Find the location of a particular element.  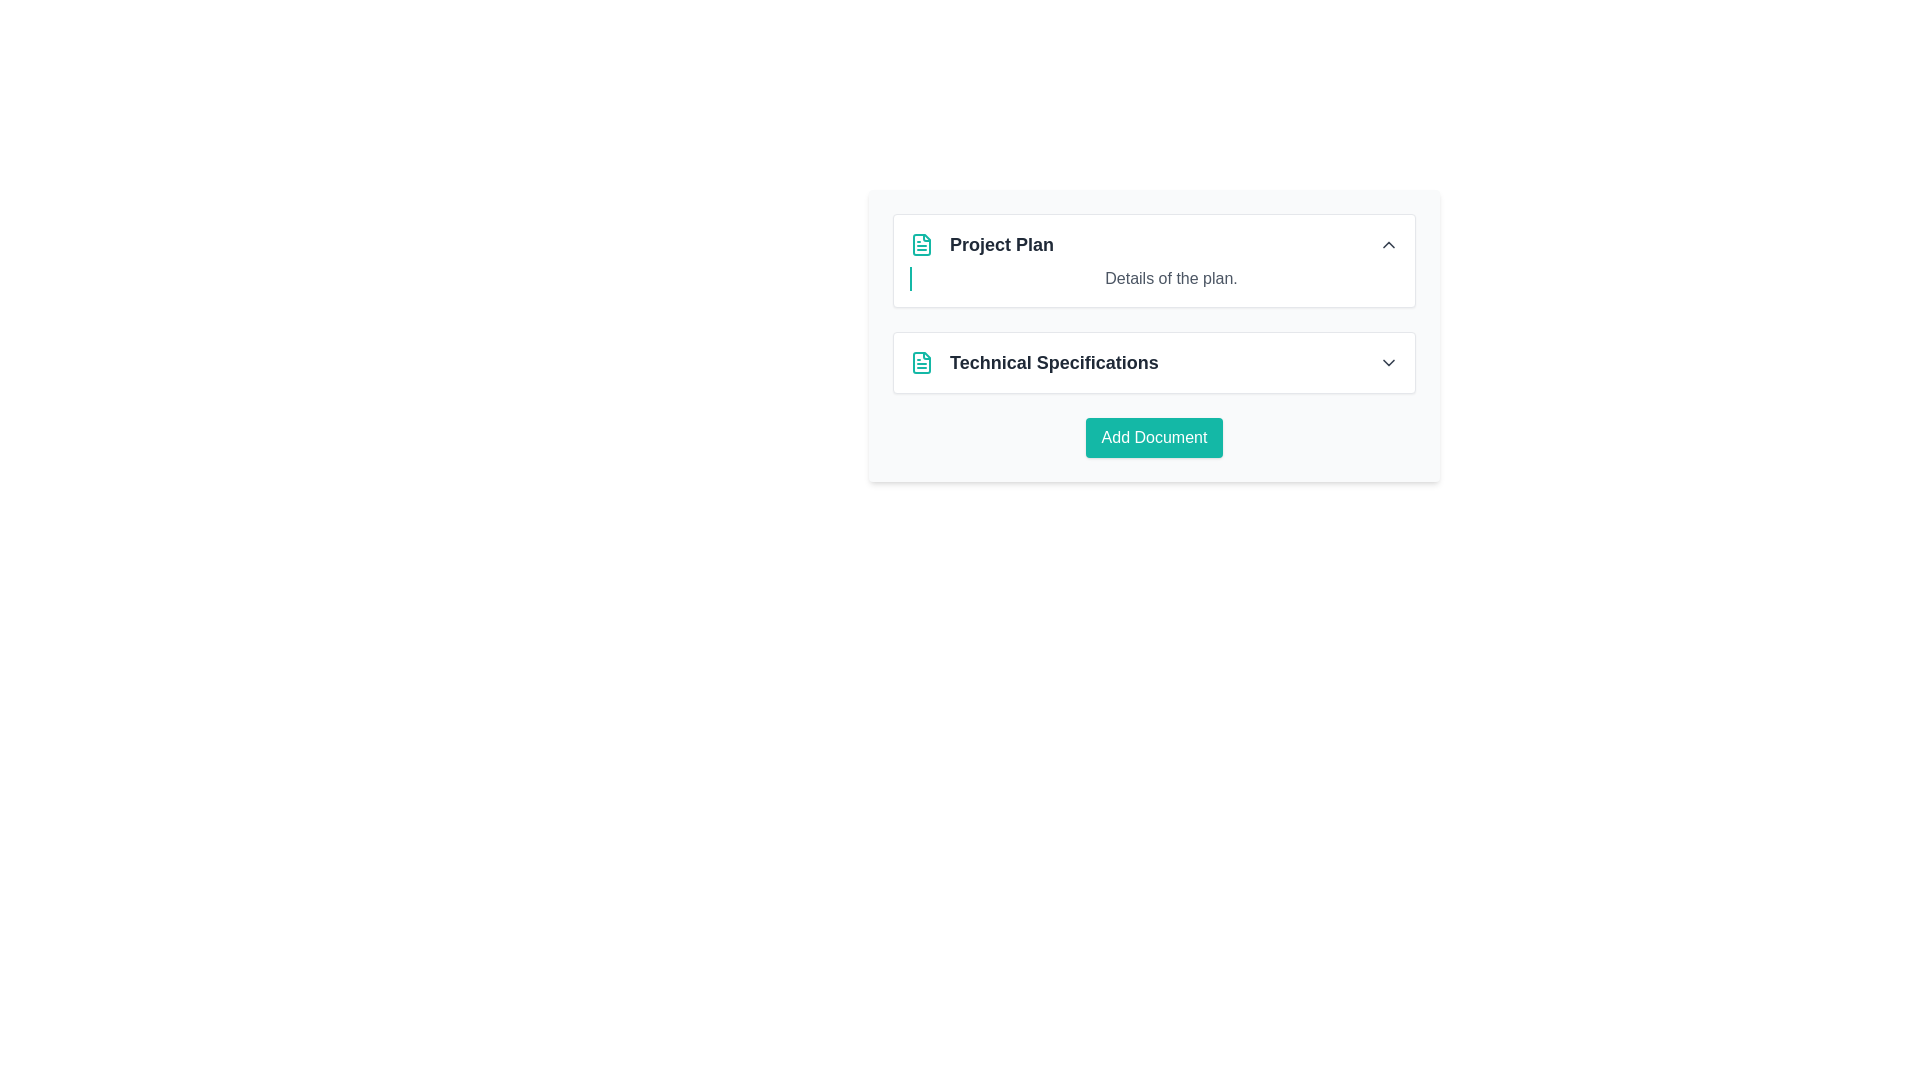

the icon resembling a document or file, which is teal in color and located to the left of the 'Technical Specifications' text is located at coordinates (920, 362).